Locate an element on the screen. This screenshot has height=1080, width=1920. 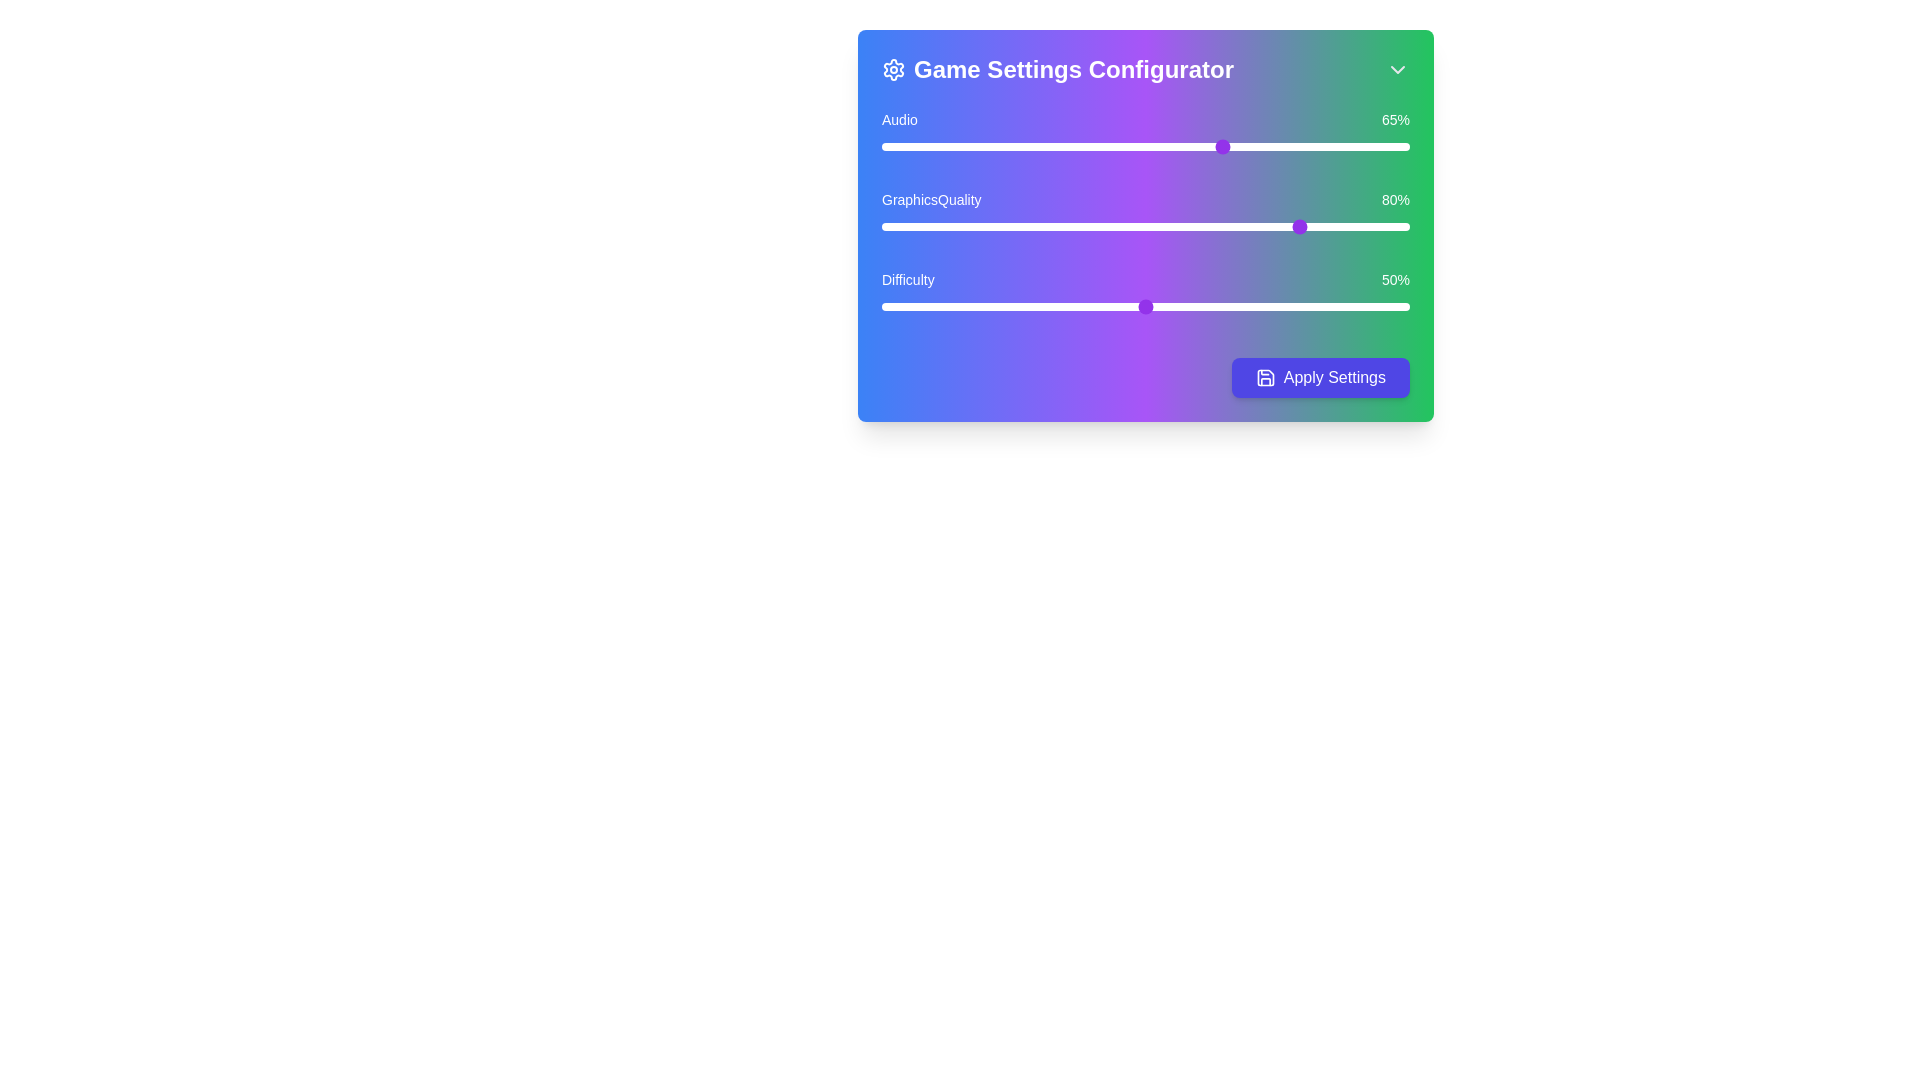
Graphics Quality is located at coordinates (1250, 226).